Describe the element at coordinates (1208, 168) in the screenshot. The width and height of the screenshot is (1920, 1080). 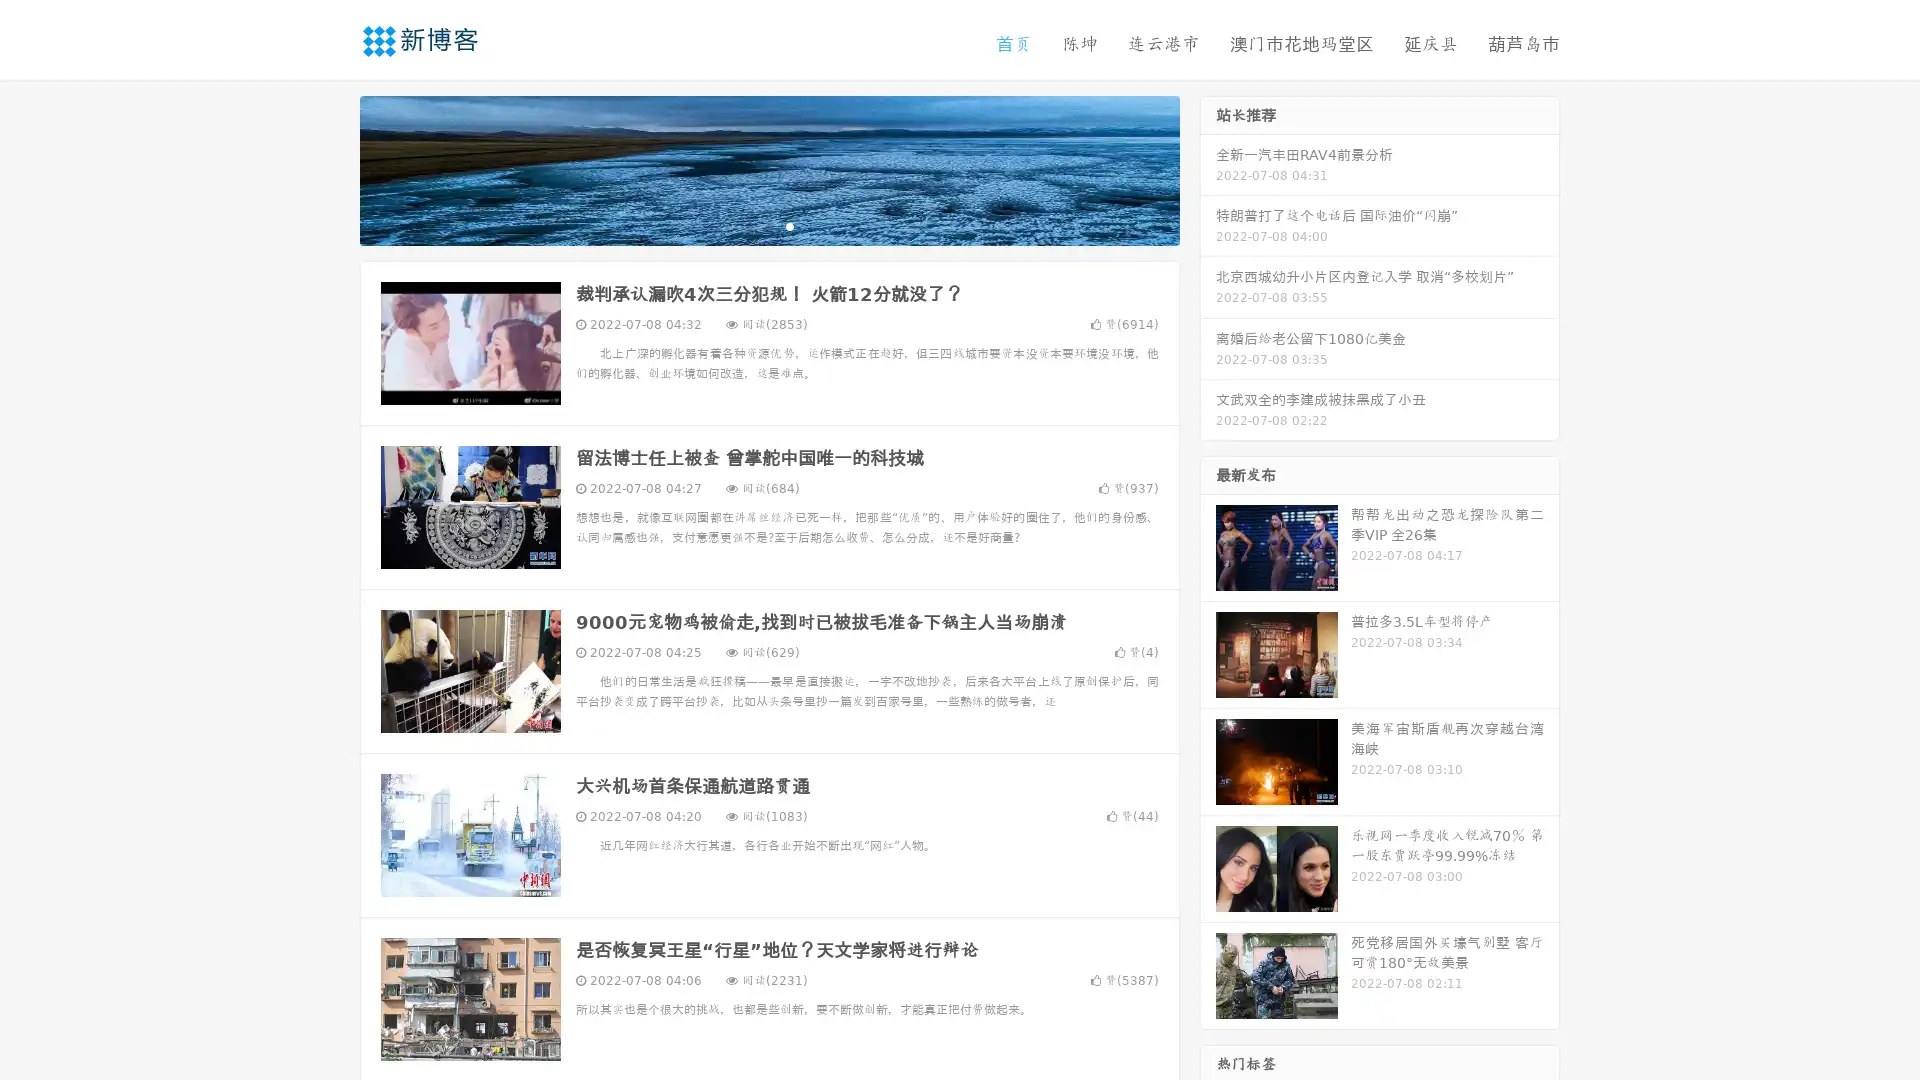
I see `Next slide` at that location.